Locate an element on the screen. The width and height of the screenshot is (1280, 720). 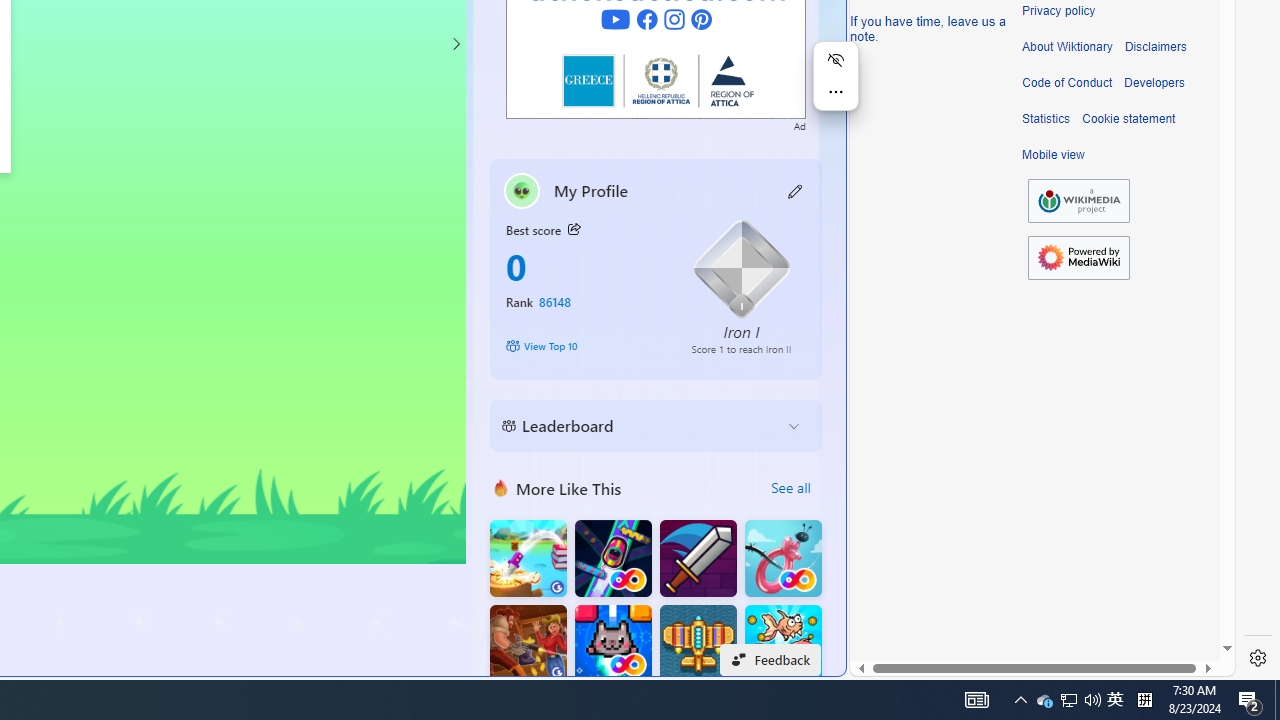
'Hide menu' is located at coordinates (835, 59).